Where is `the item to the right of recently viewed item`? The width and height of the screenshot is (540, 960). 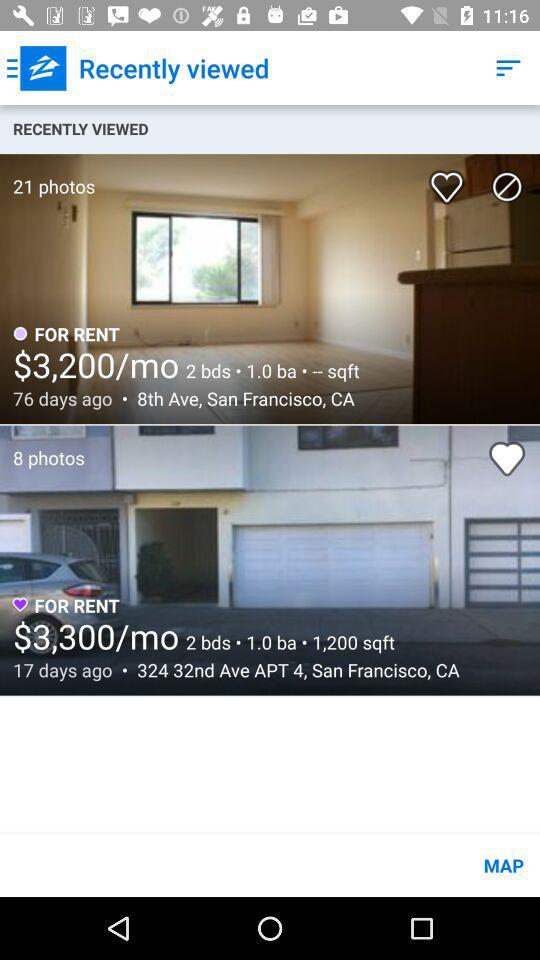 the item to the right of recently viewed item is located at coordinates (508, 68).